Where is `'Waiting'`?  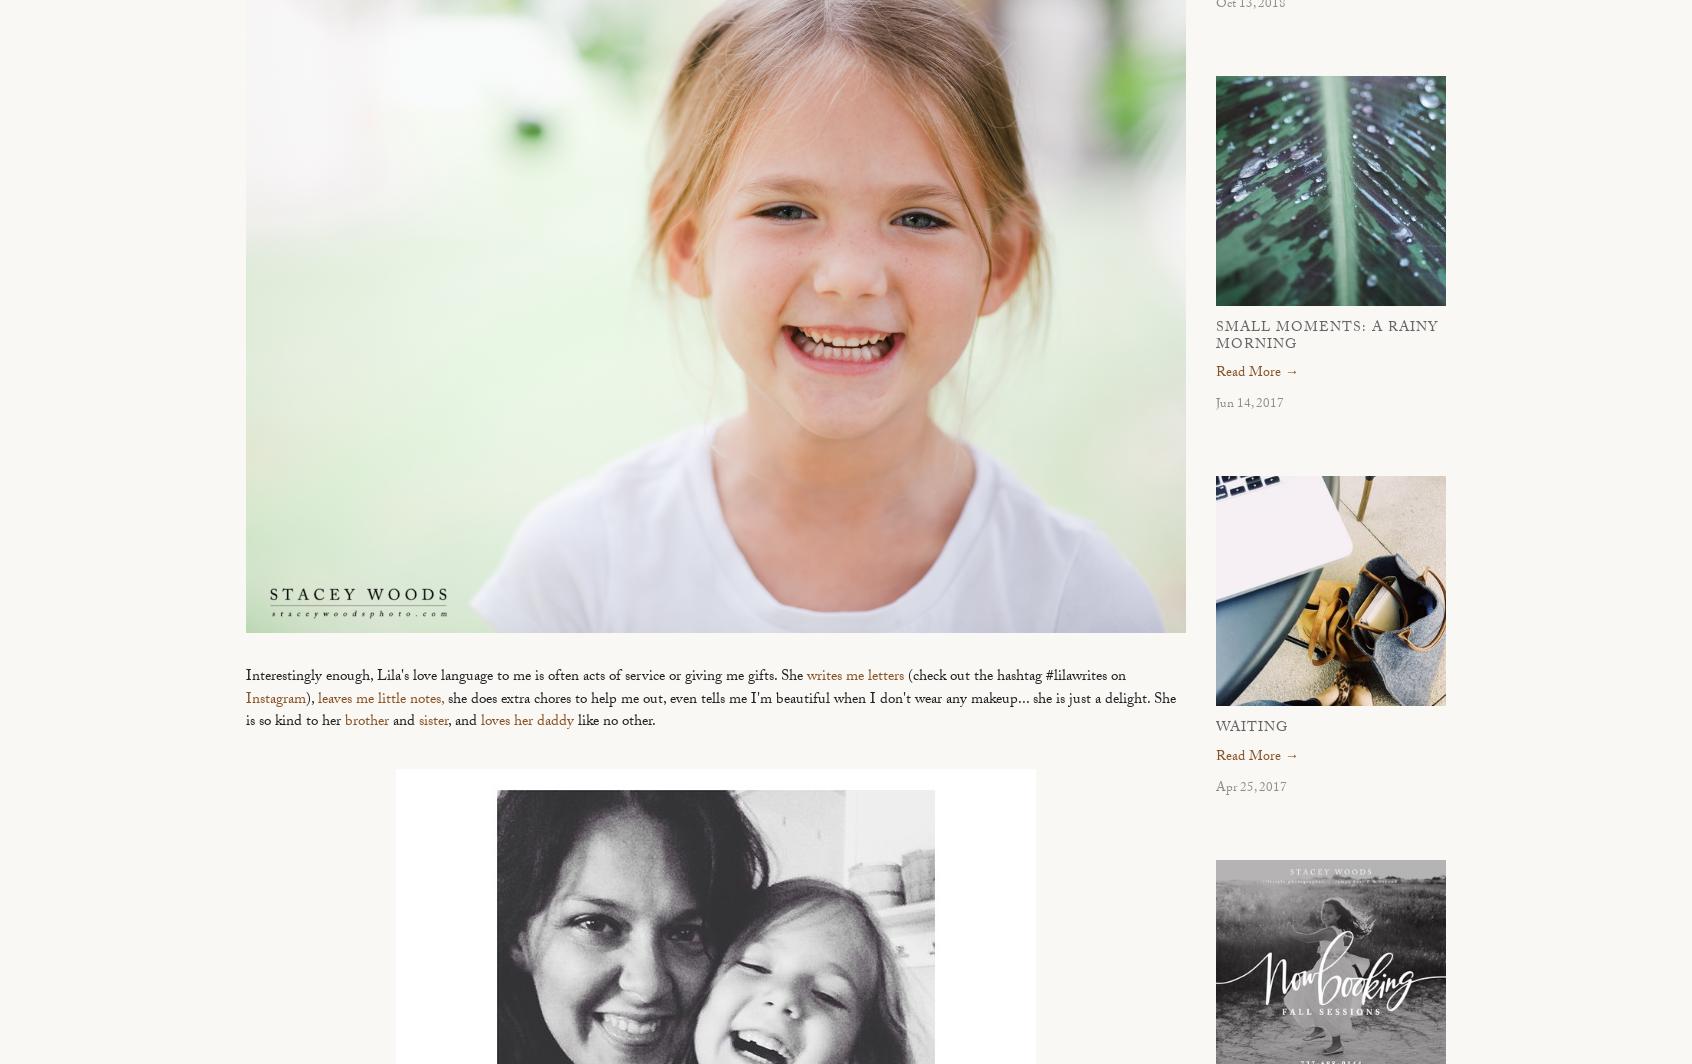
'Waiting' is located at coordinates (1252, 729).